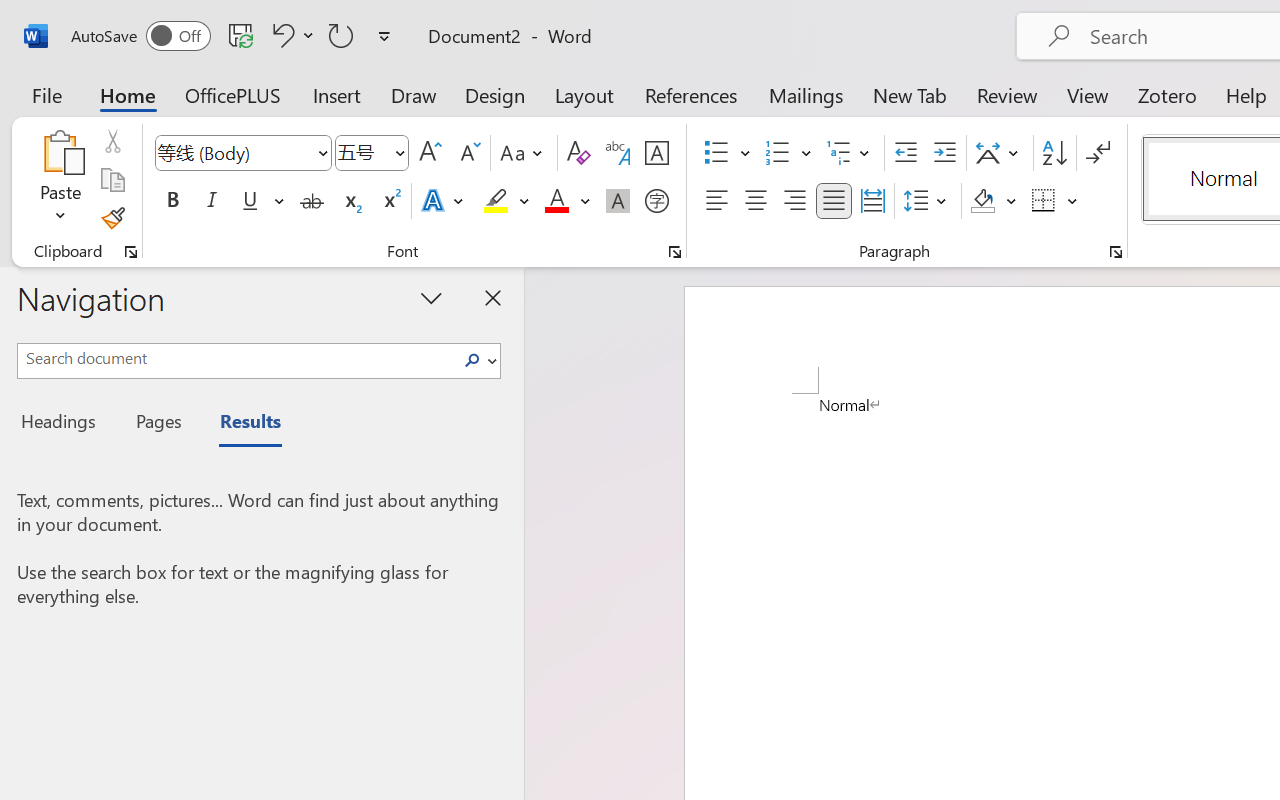 The height and width of the screenshot is (800, 1280). Describe the element at coordinates (1167, 94) in the screenshot. I see `'Zotero'` at that location.